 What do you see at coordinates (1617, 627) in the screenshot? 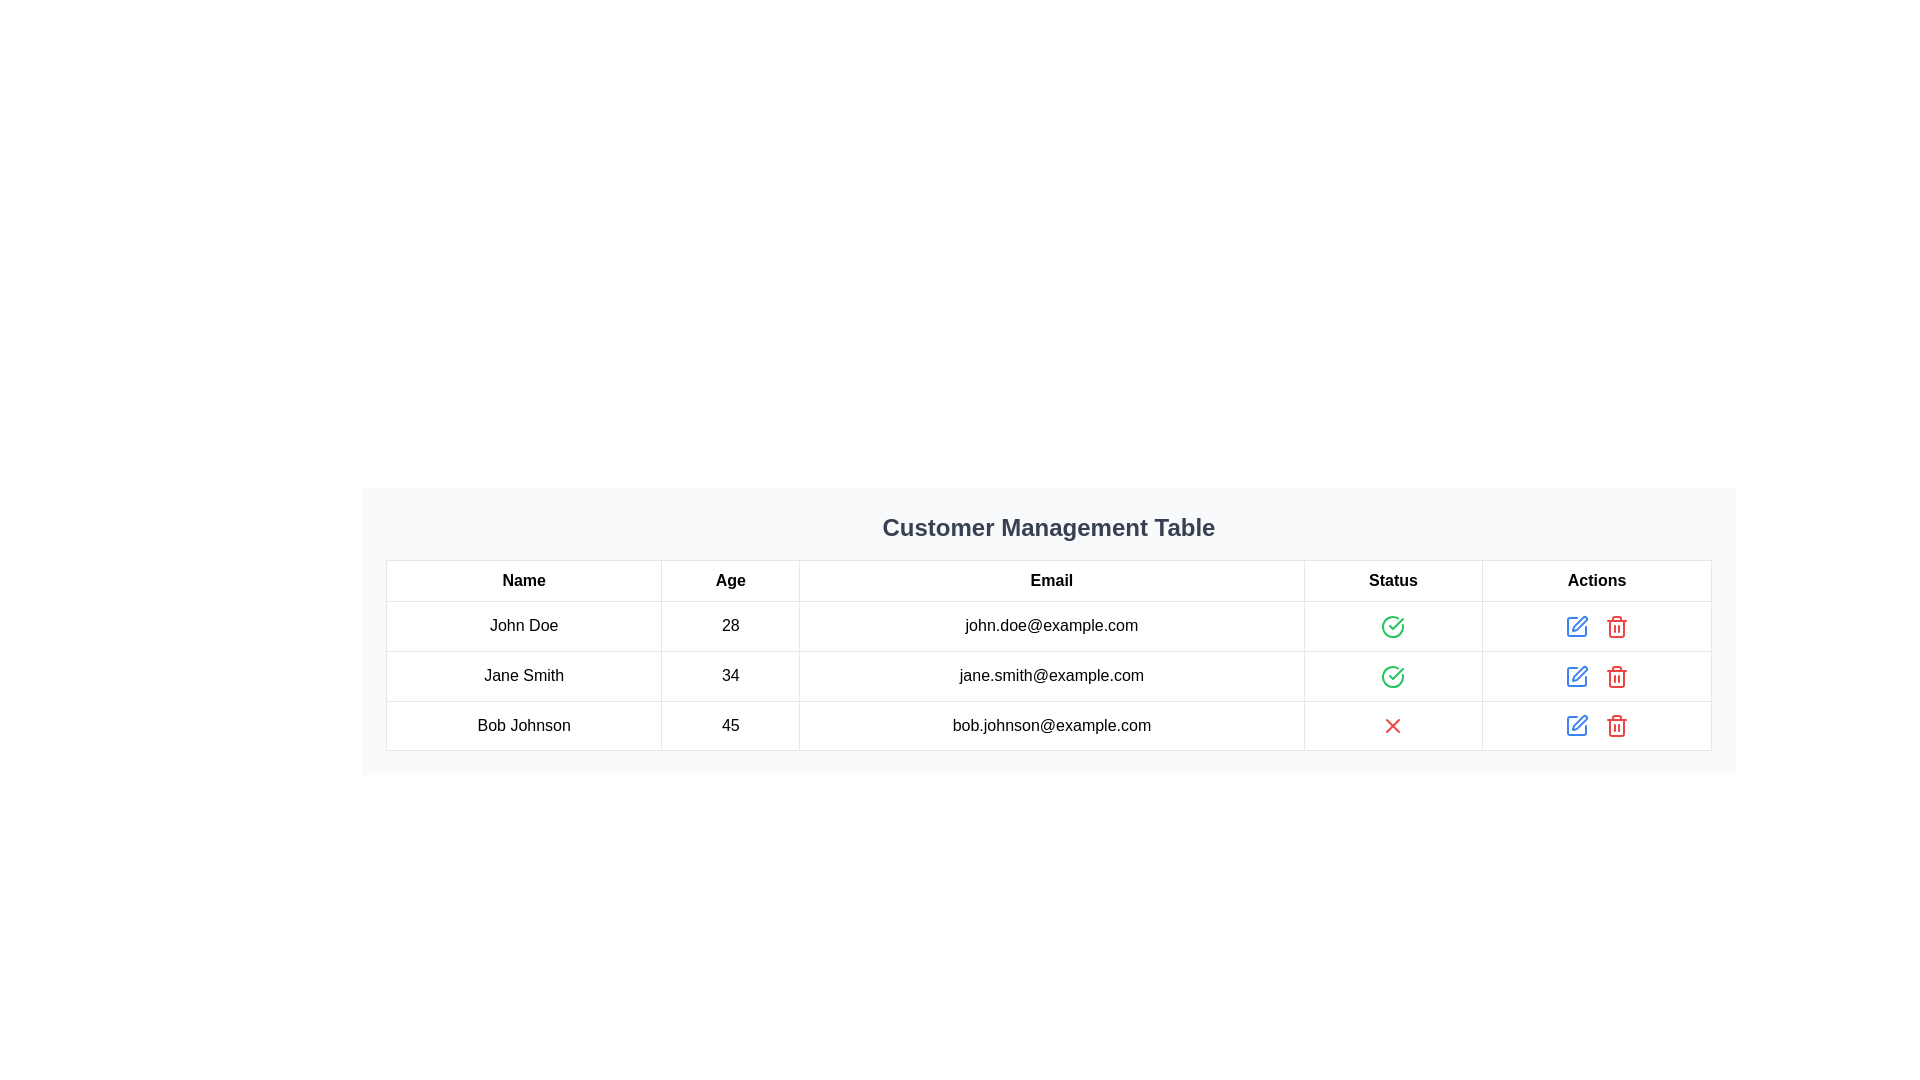
I see `the trash can icon located in the 'Actions' column, third row of the tabular data interface` at bounding box center [1617, 627].